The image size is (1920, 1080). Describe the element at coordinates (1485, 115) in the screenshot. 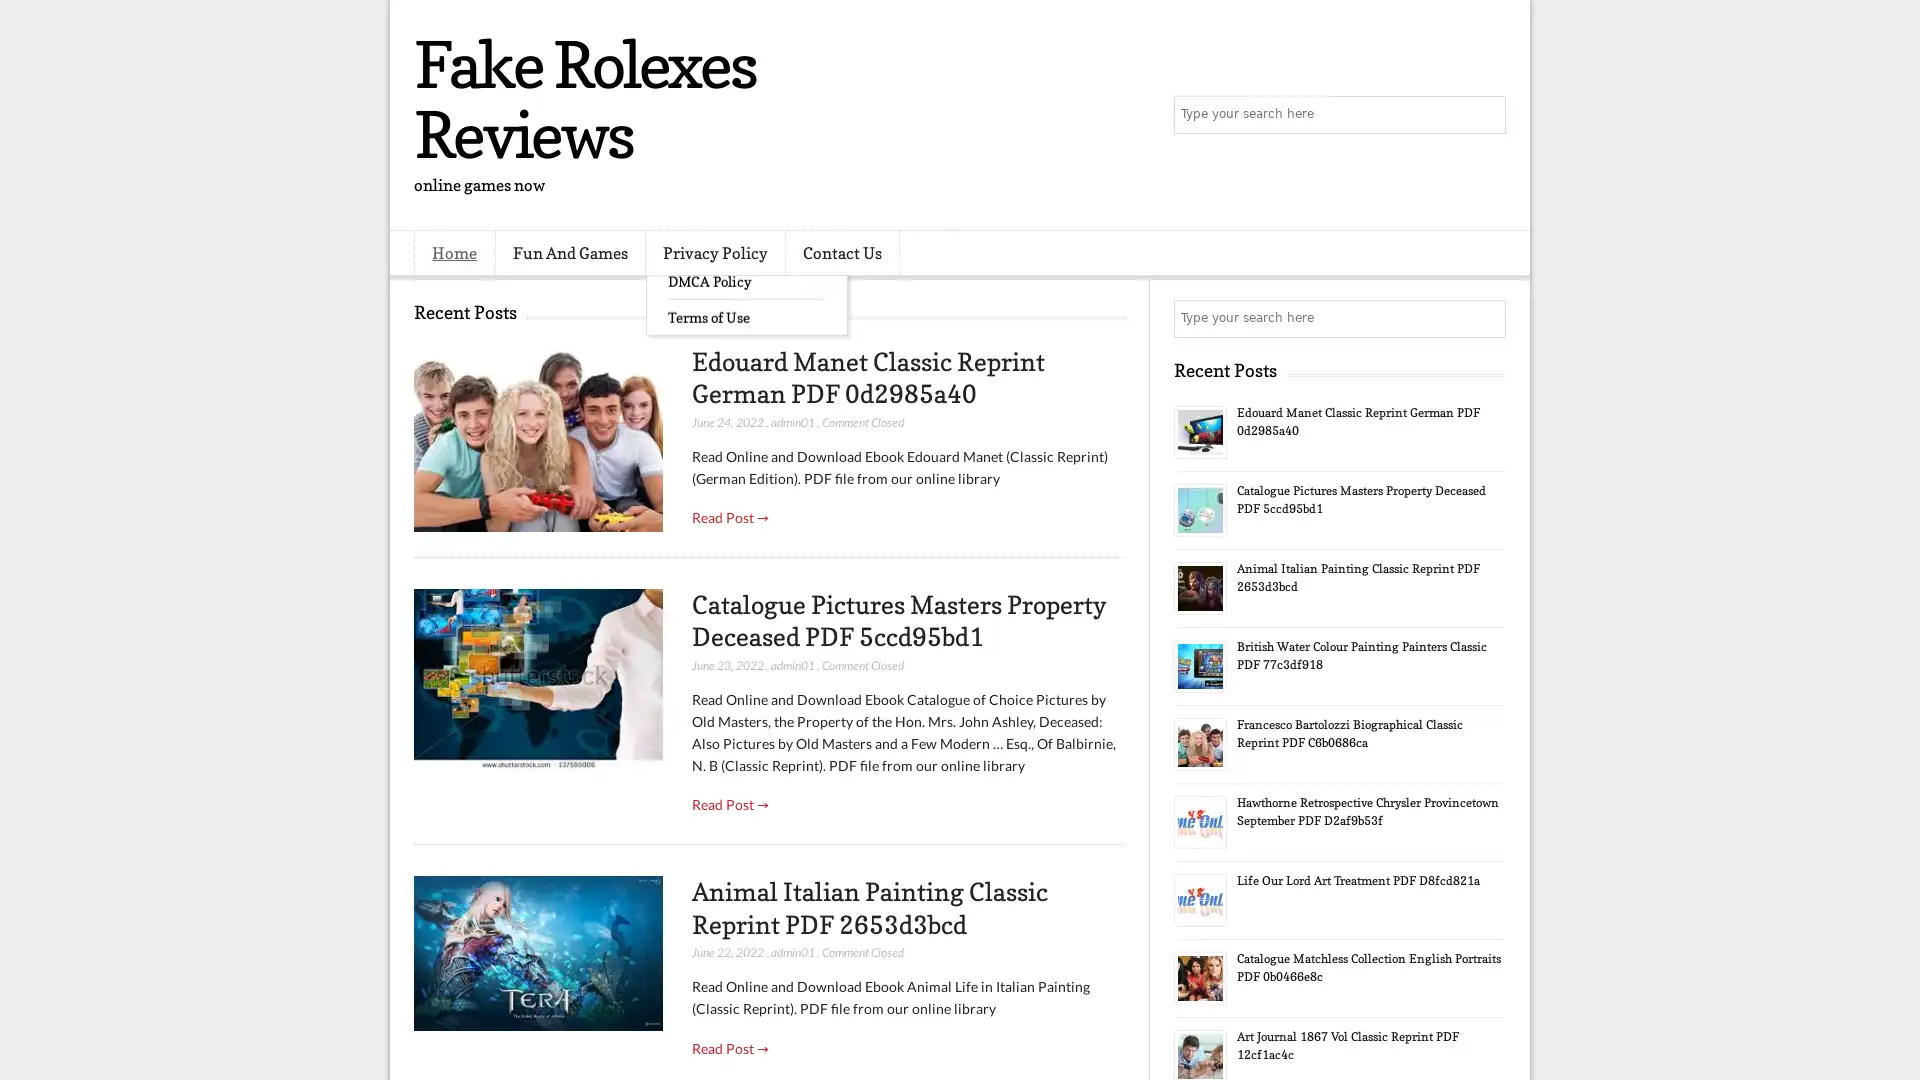

I see `Search` at that location.